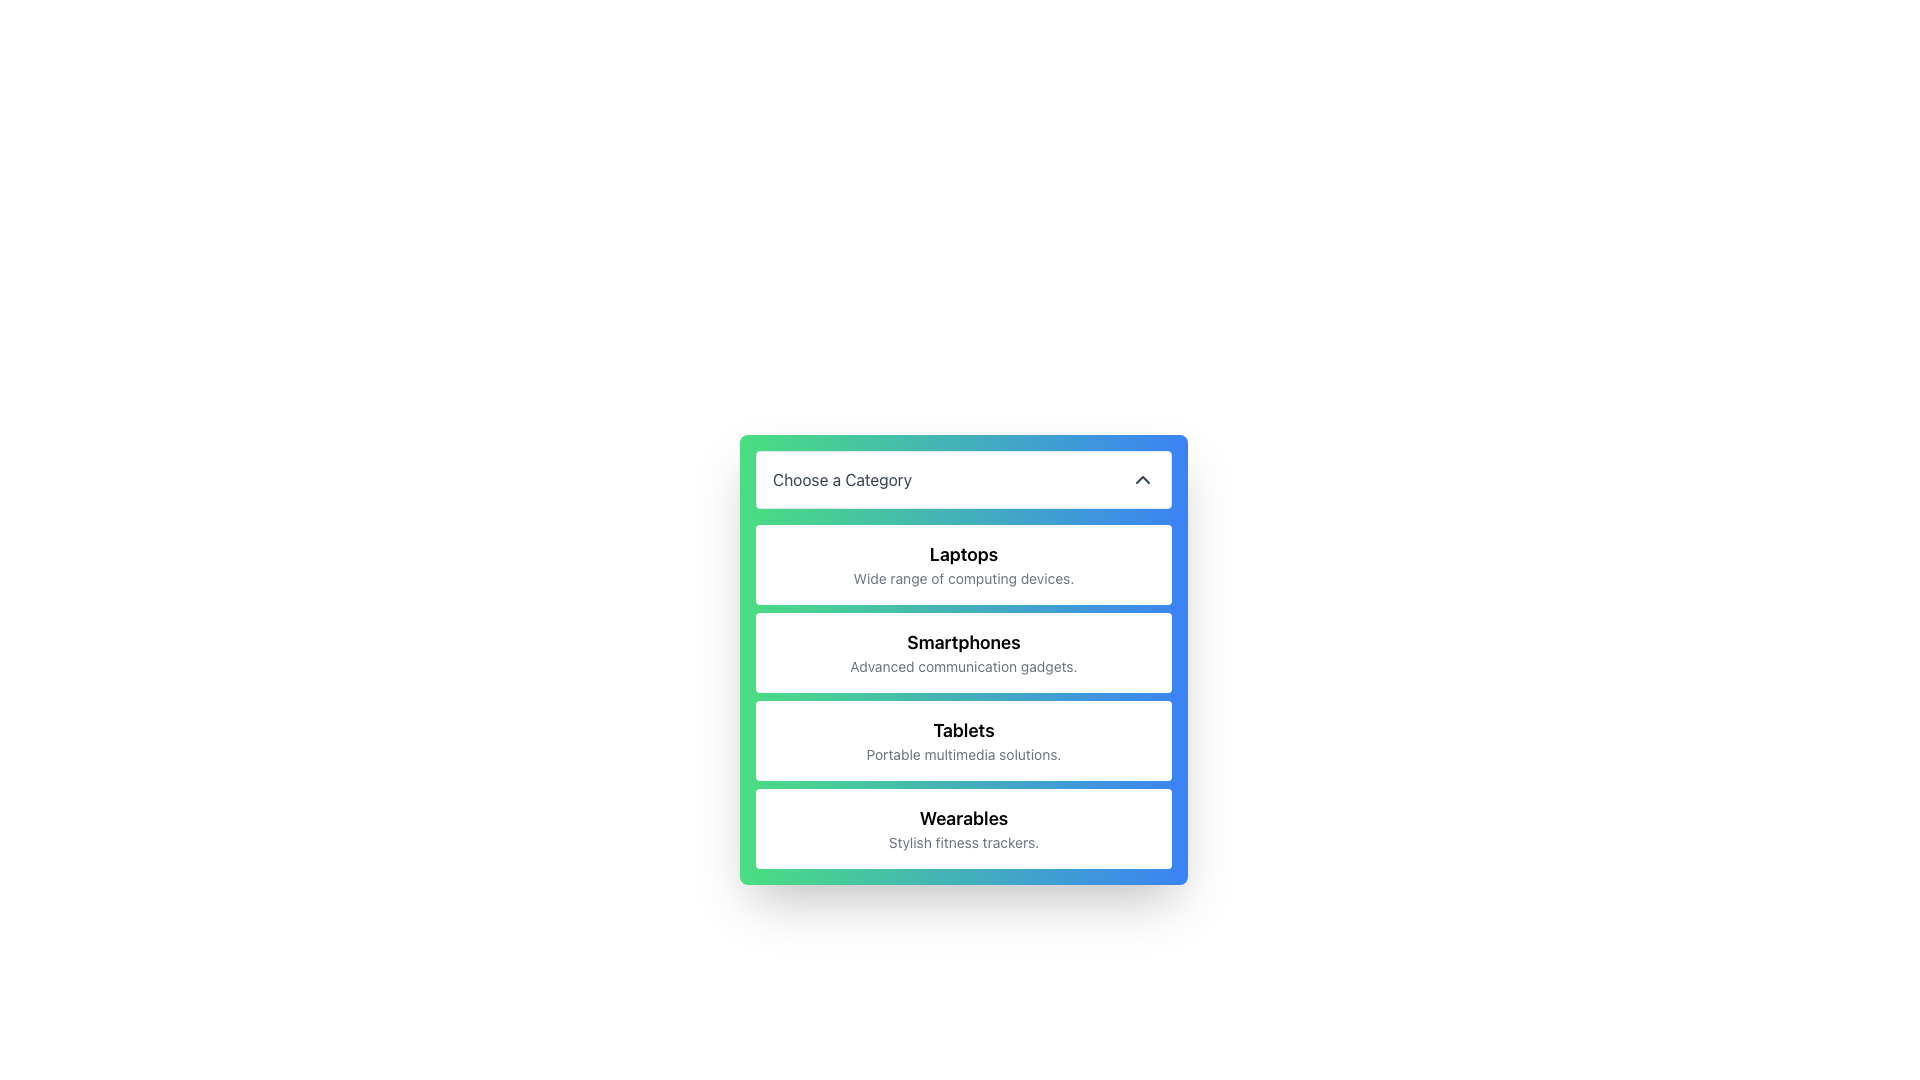  What do you see at coordinates (1142, 479) in the screenshot?
I see `the upward-facing chevron SVG icon located at the far right side of the 'Choose a Category' button` at bounding box center [1142, 479].